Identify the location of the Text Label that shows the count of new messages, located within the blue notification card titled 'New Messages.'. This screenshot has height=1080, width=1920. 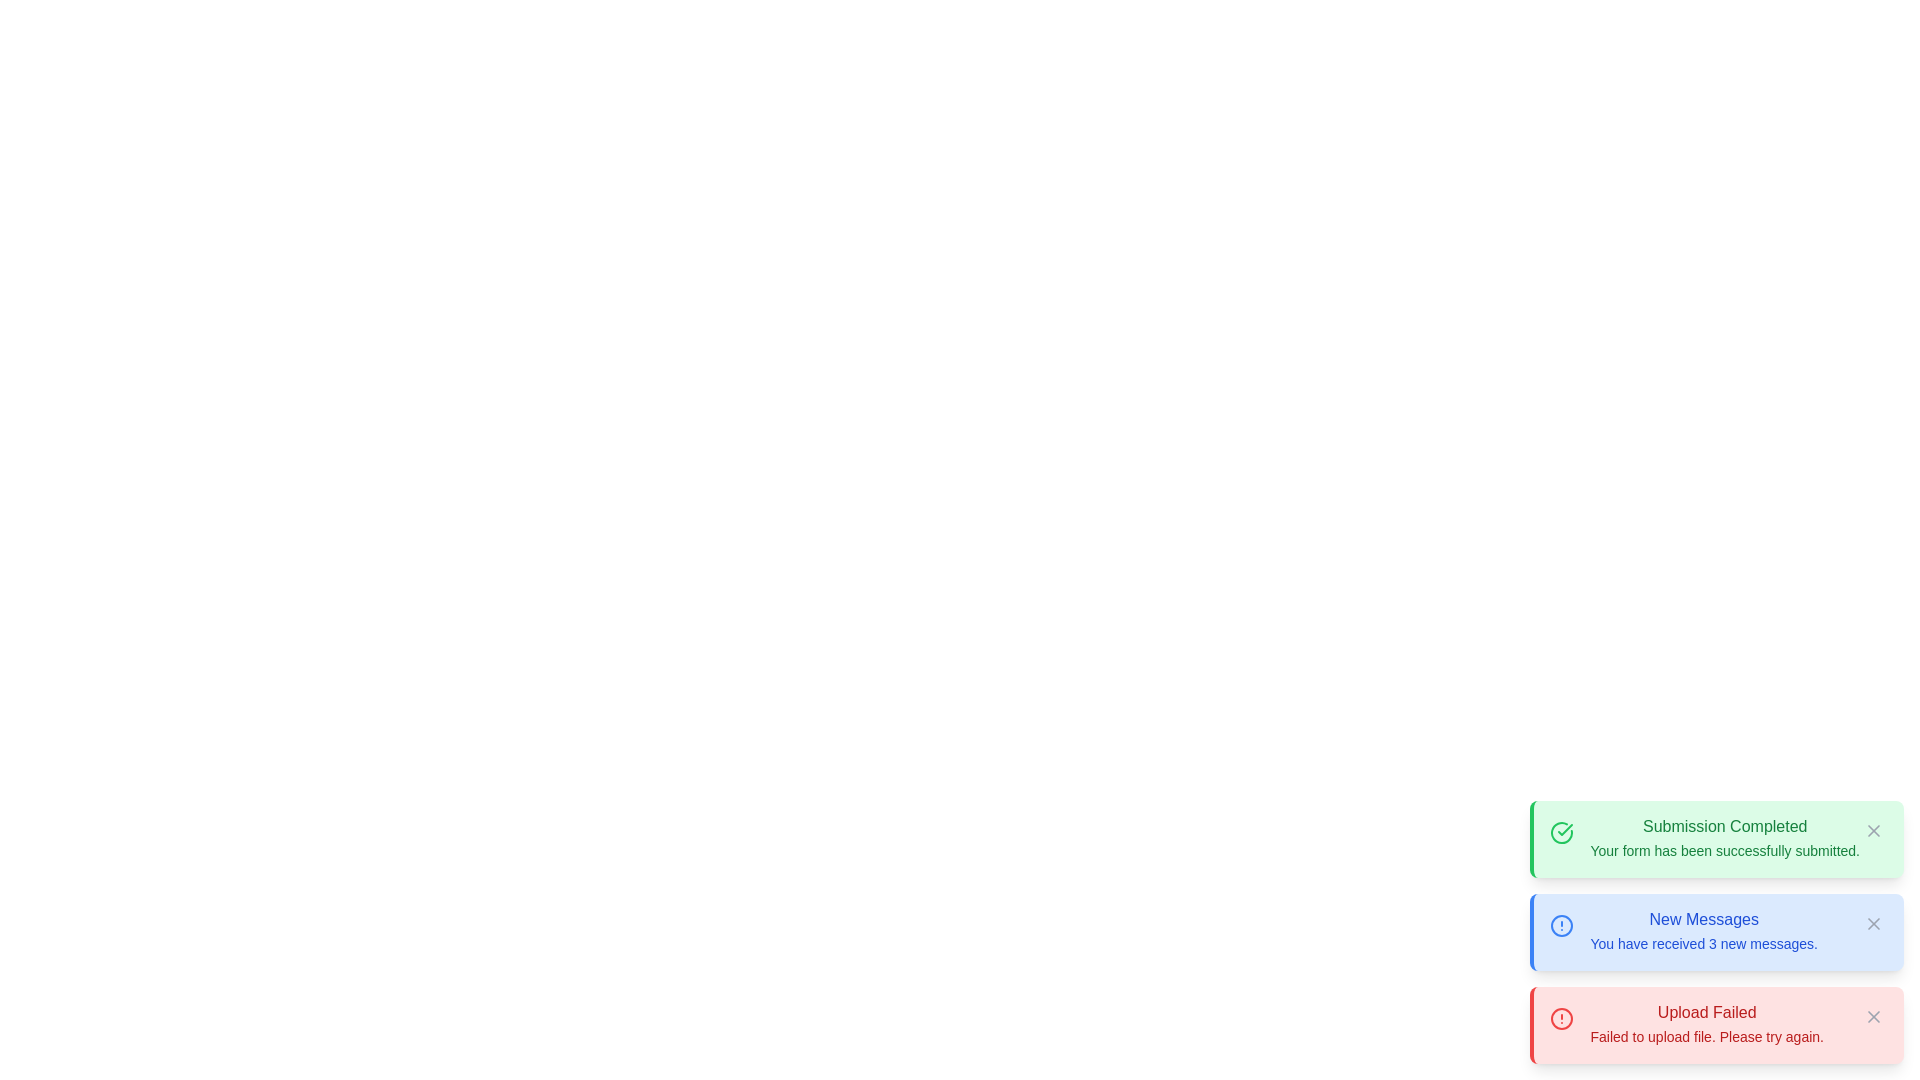
(1703, 944).